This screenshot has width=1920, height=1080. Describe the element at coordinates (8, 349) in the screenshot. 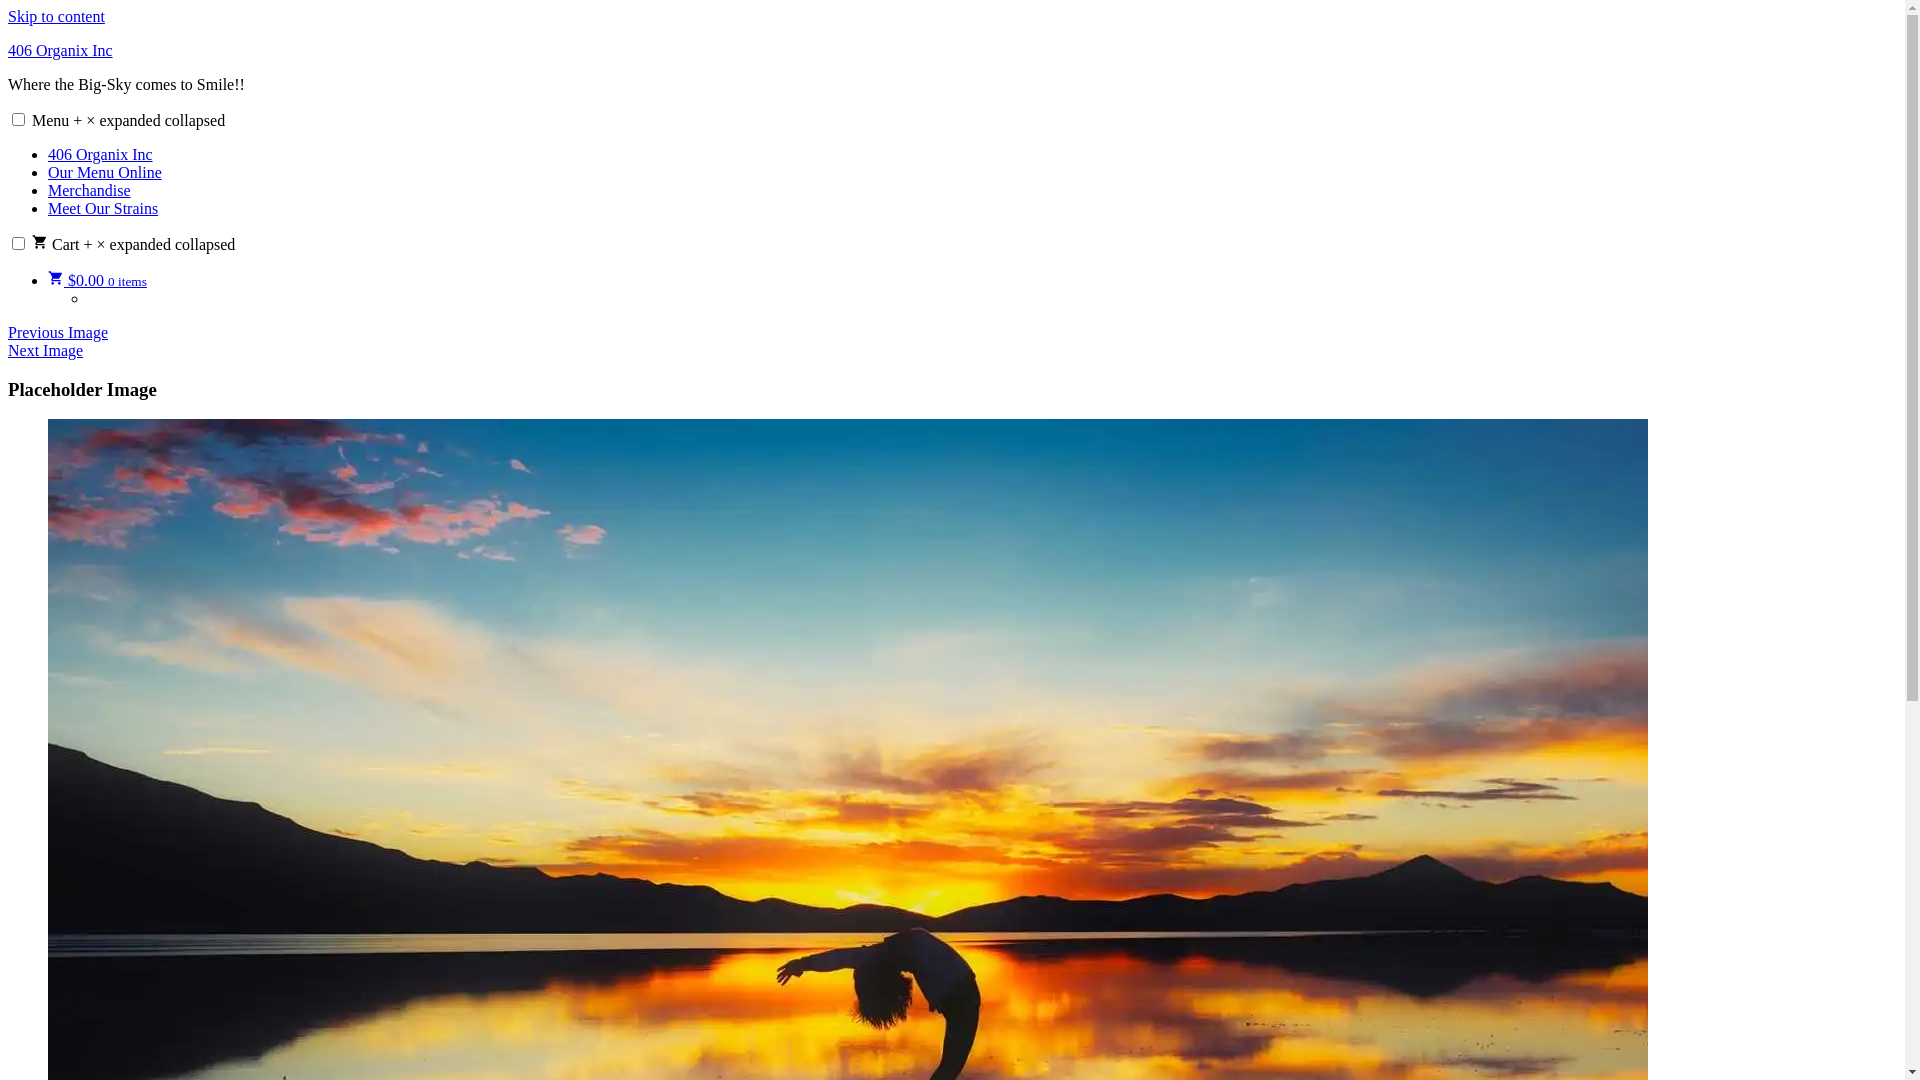

I see `'Next Image'` at that location.